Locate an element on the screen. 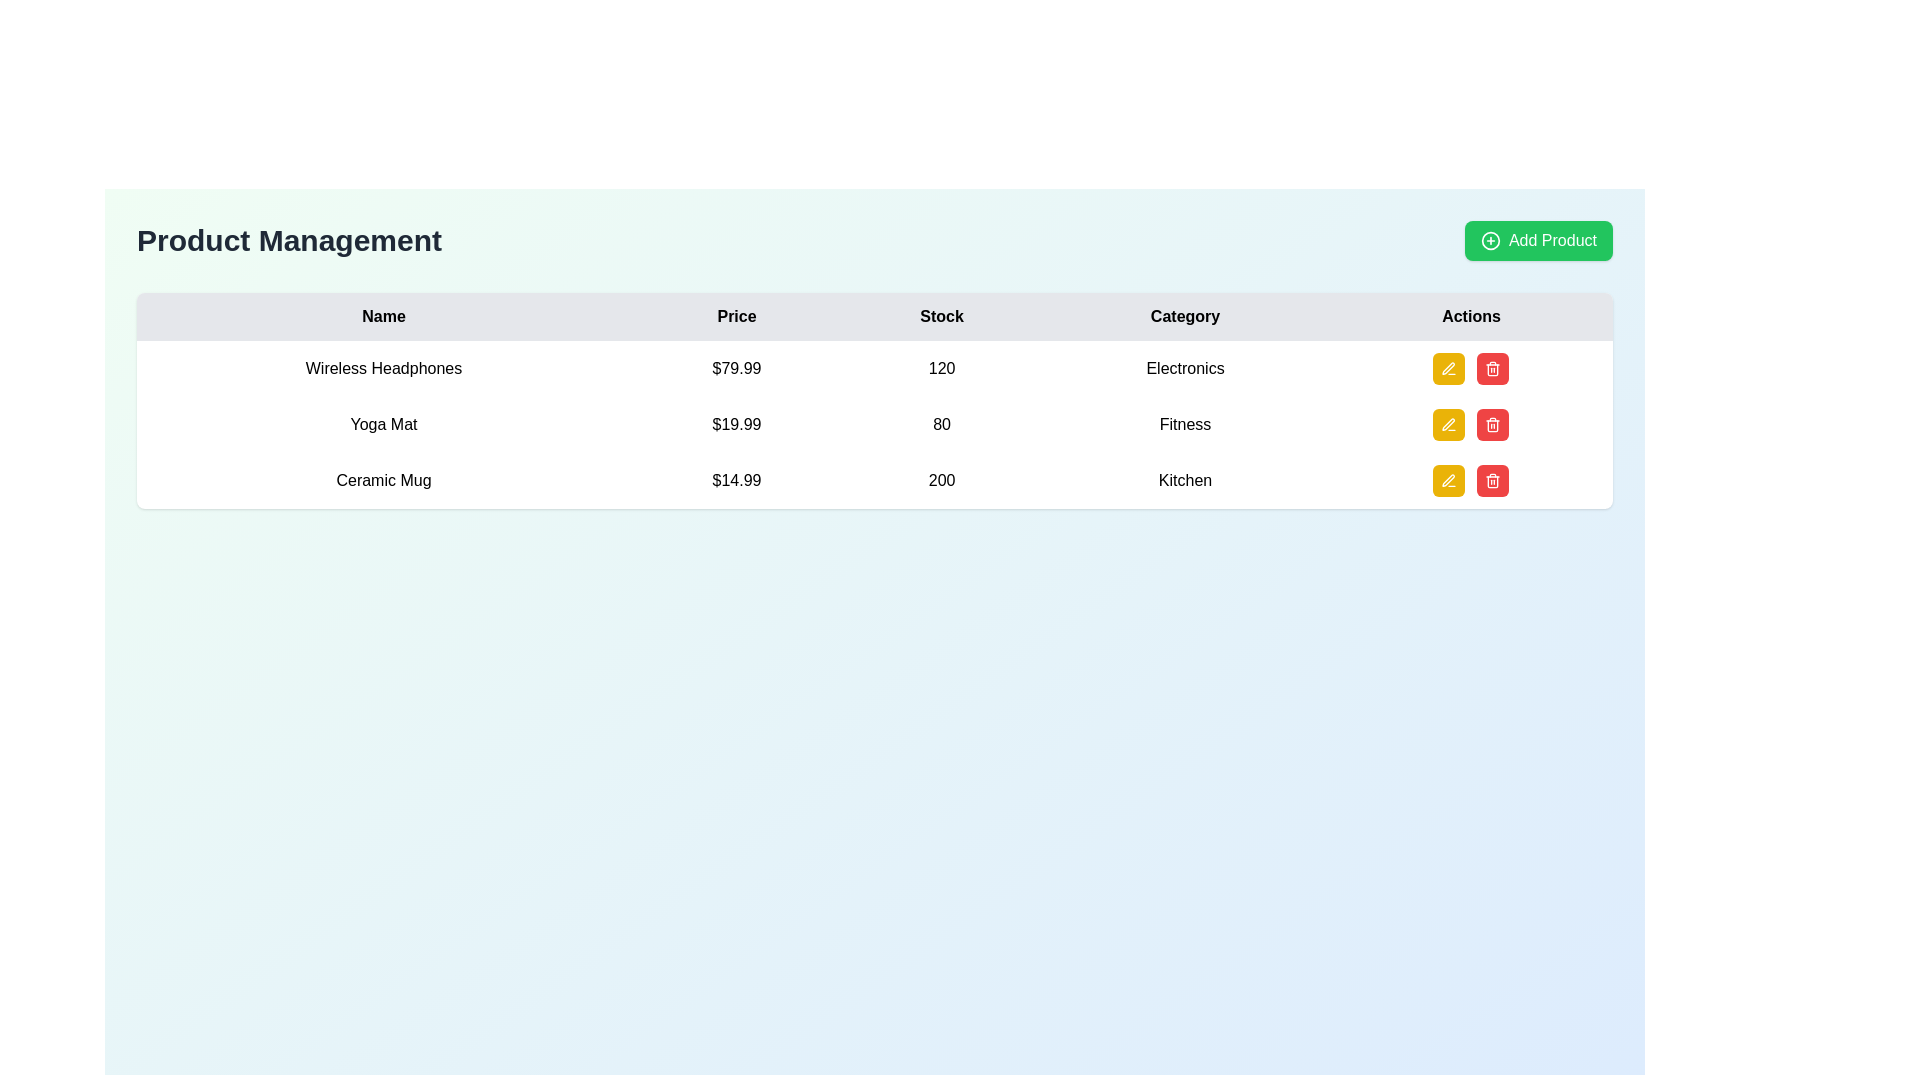 The height and width of the screenshot is (1080, 1920). the second row of the product table, which displays the product's name, price, stock level, and category, located between 'Wireless Headphones' and 'Ceramic Mug' is located at coordinates (874, 423).